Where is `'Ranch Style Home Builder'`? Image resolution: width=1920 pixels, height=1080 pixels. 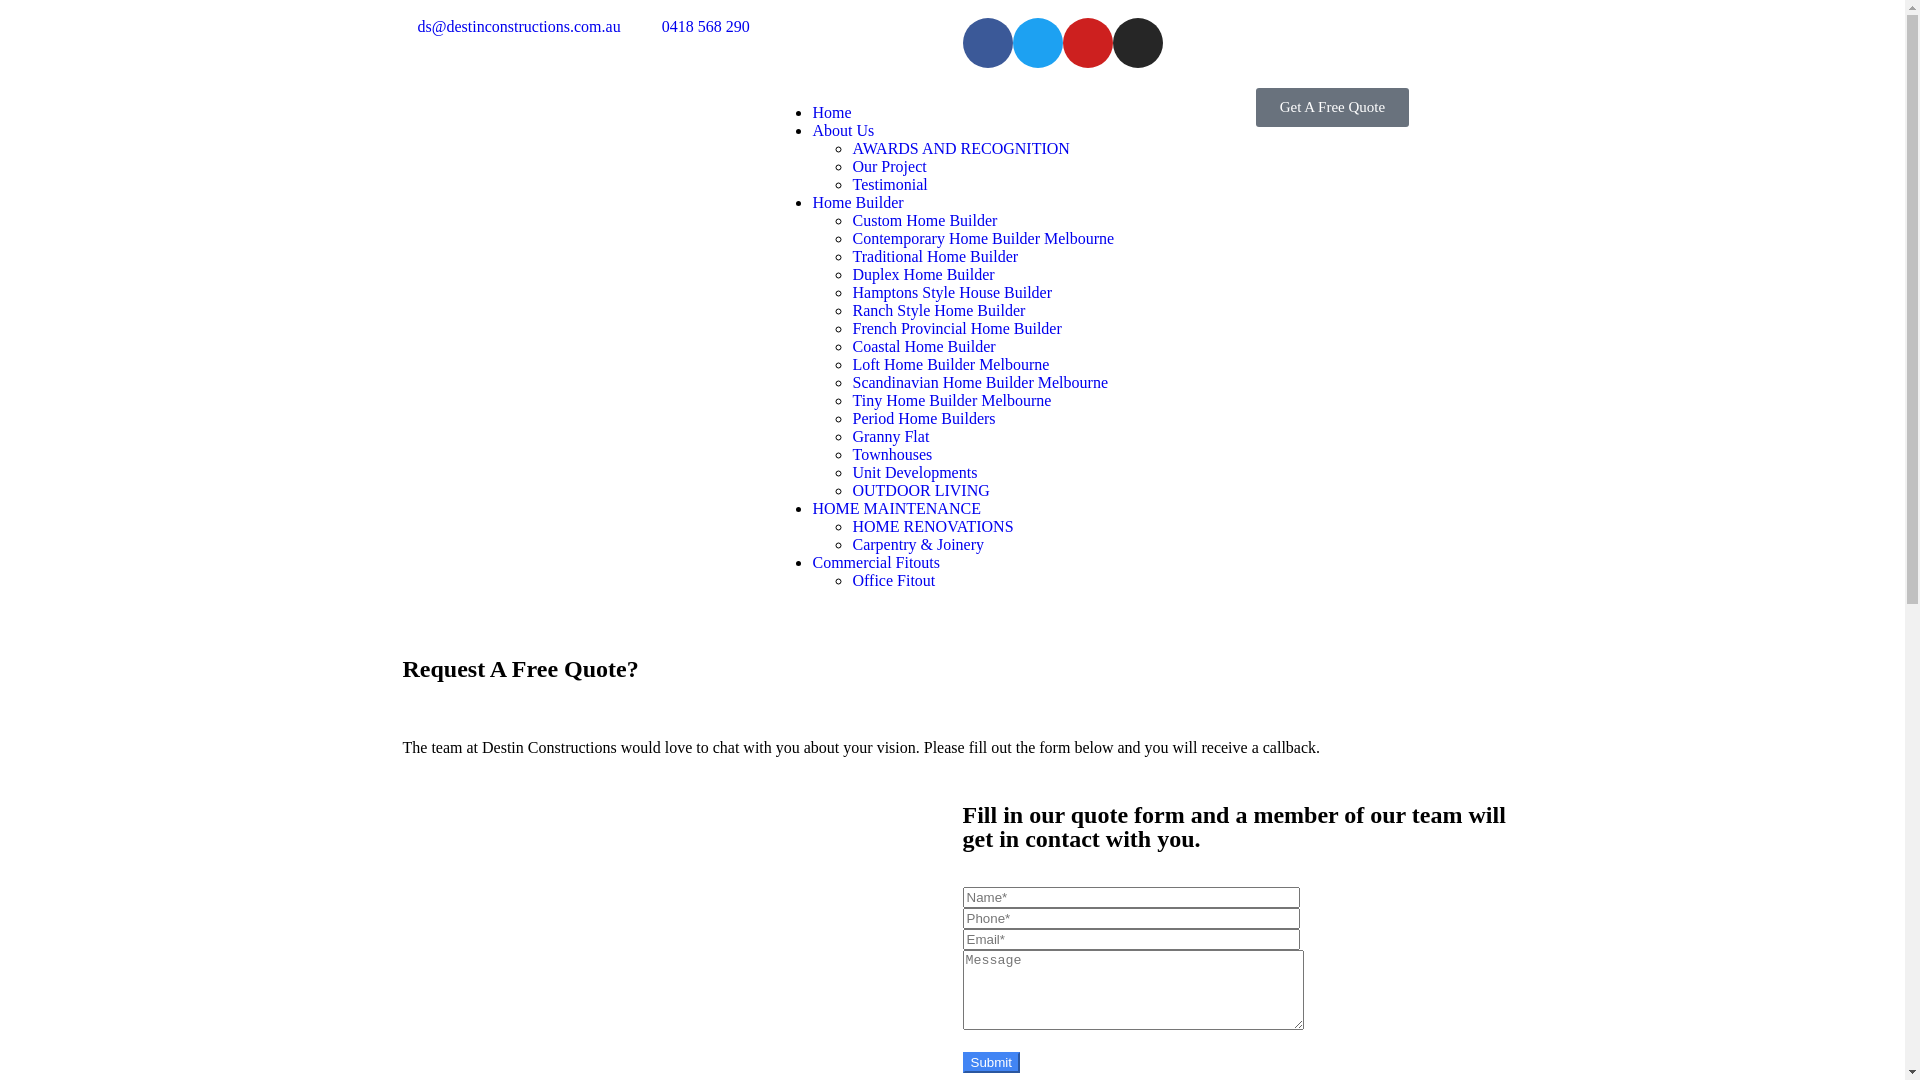
'Ranch Style Home Builder' is located at coordinates (937, 310).